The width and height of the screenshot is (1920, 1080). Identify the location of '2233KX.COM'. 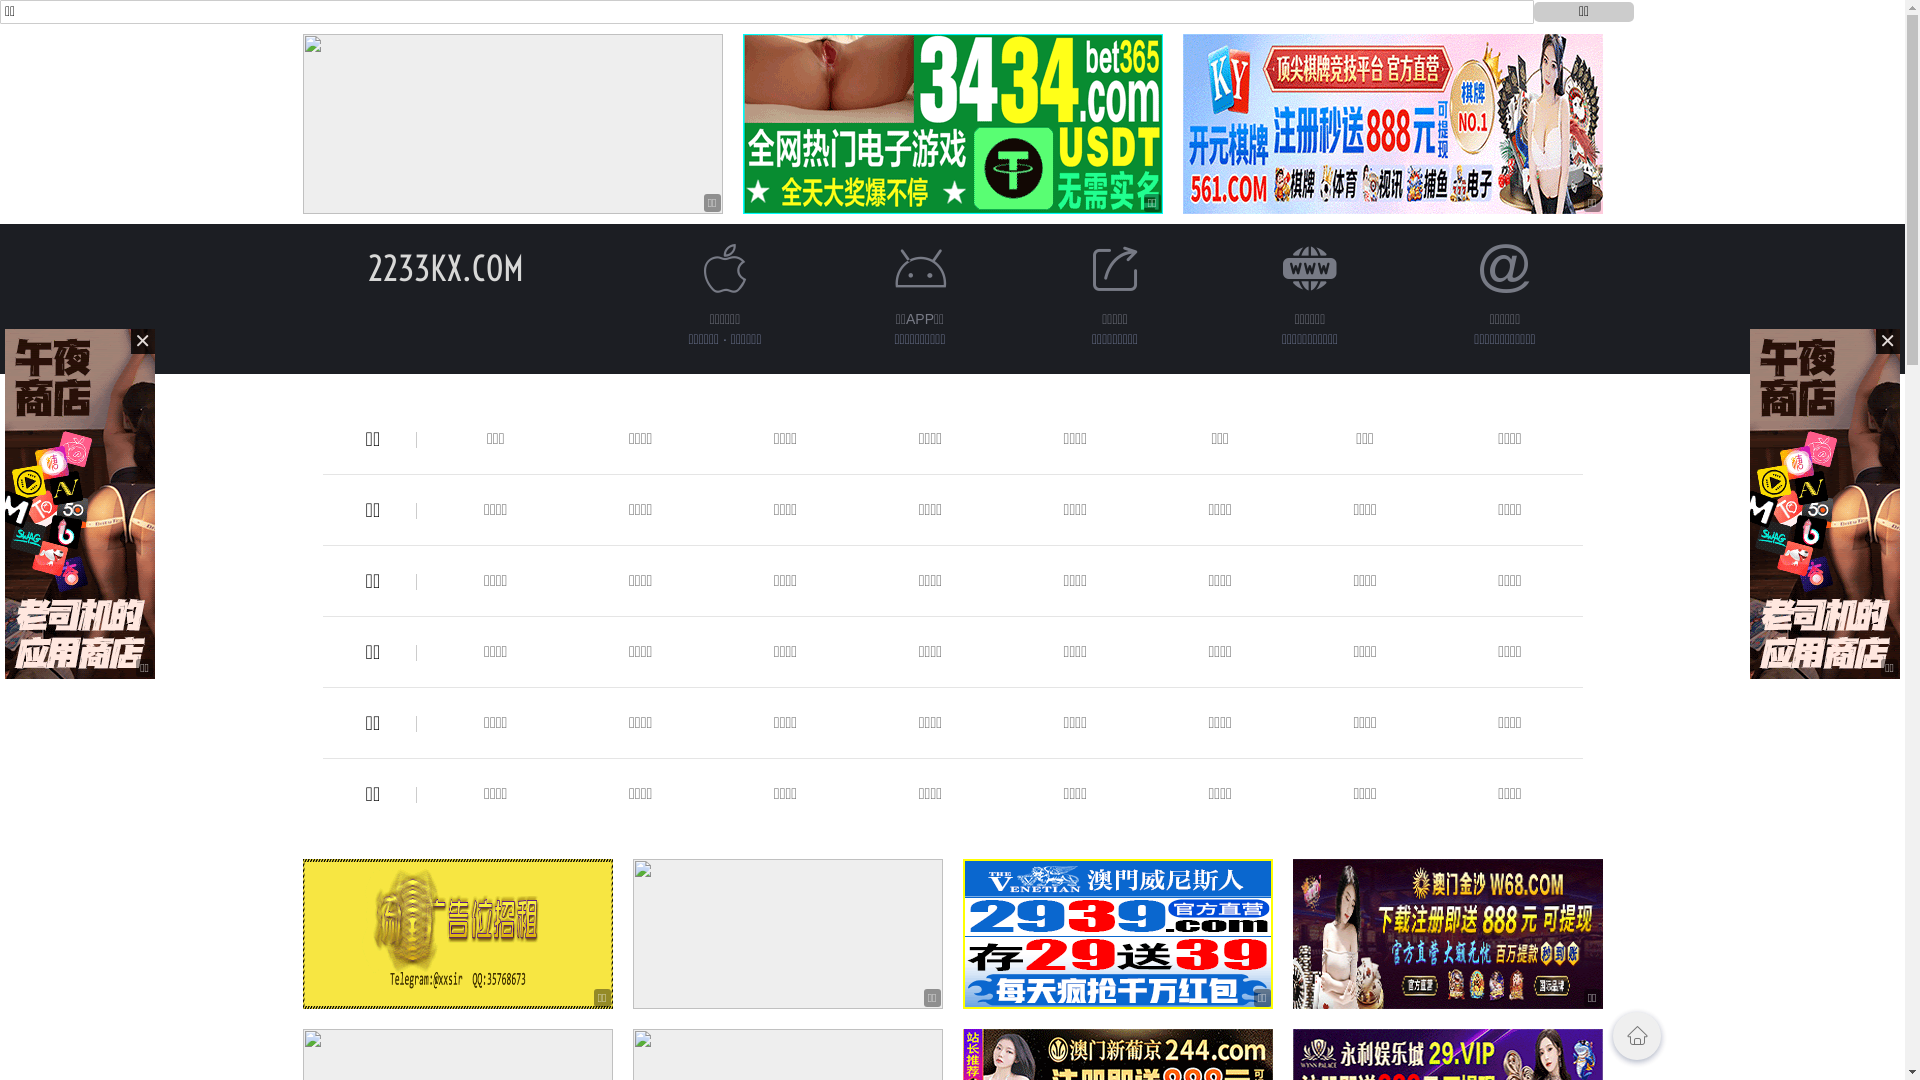
(445, 267).